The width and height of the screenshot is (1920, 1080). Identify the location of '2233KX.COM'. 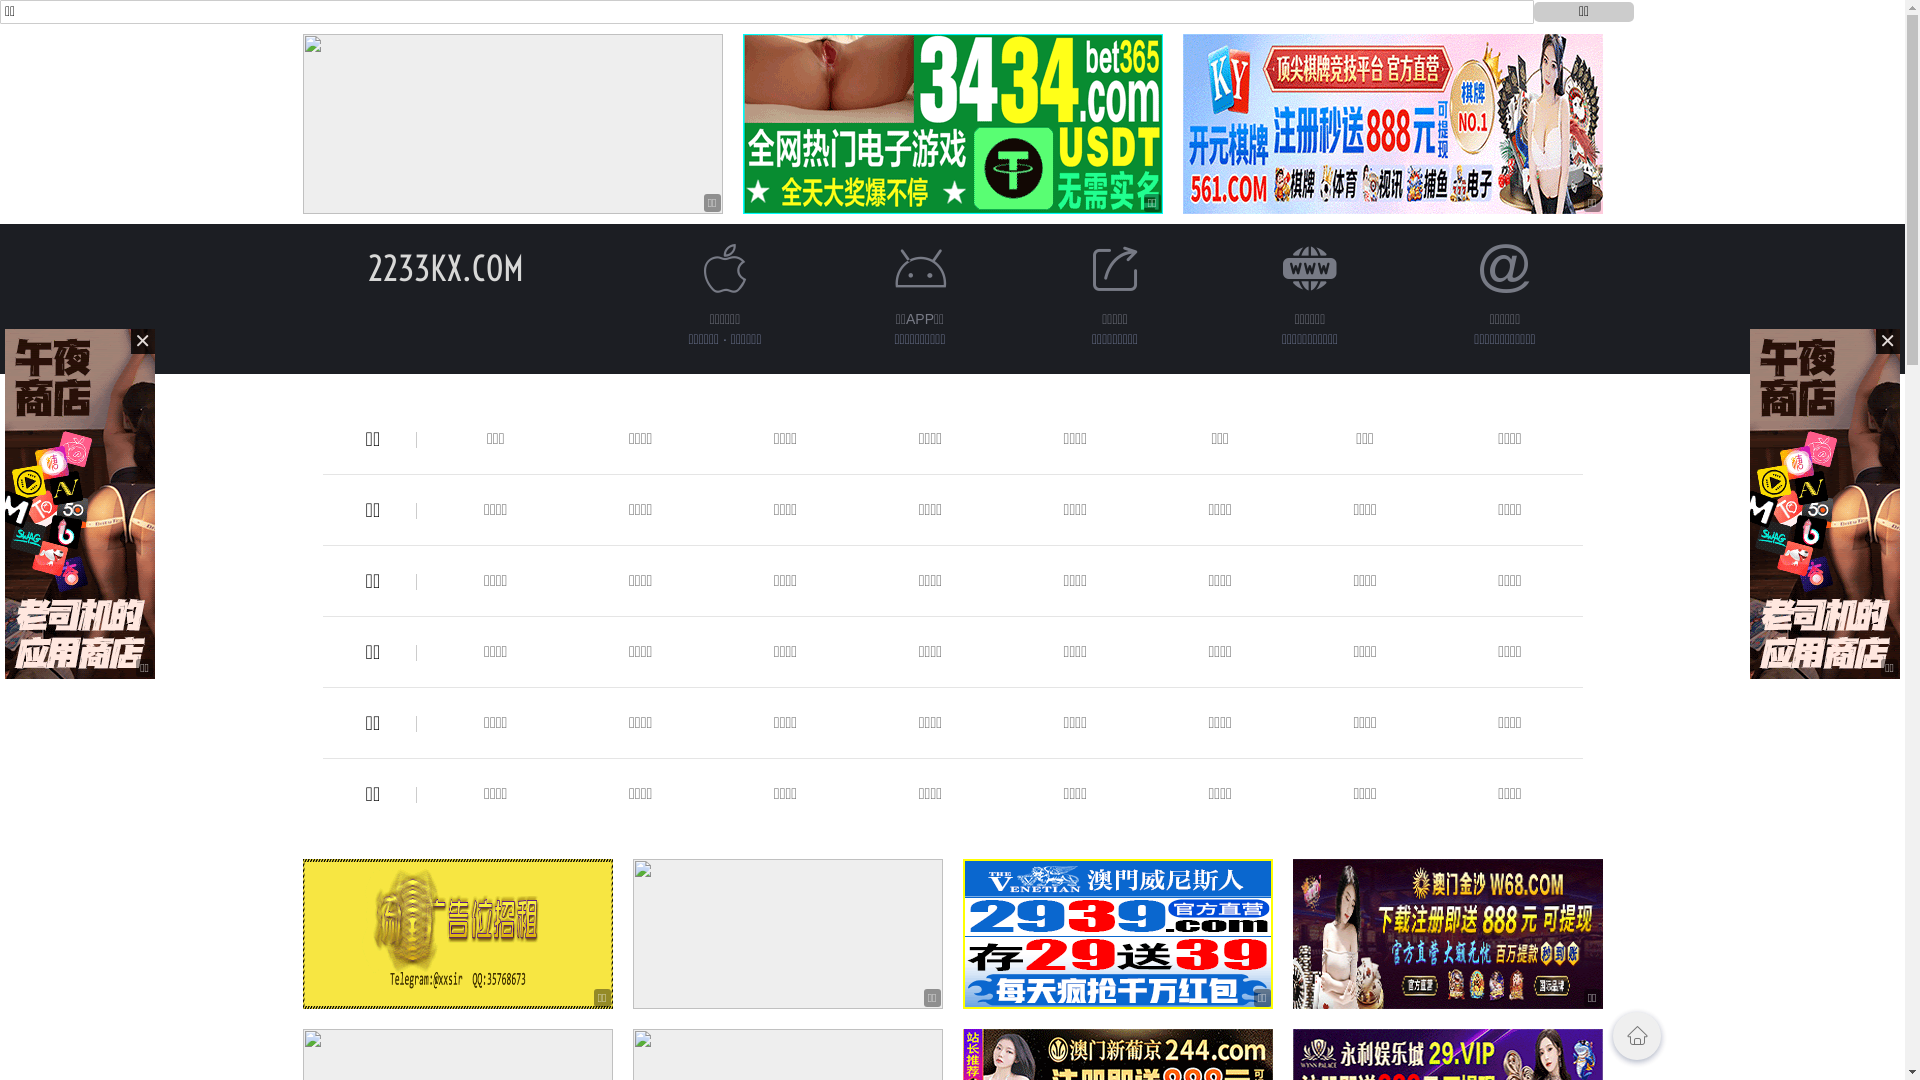
(445, 267).